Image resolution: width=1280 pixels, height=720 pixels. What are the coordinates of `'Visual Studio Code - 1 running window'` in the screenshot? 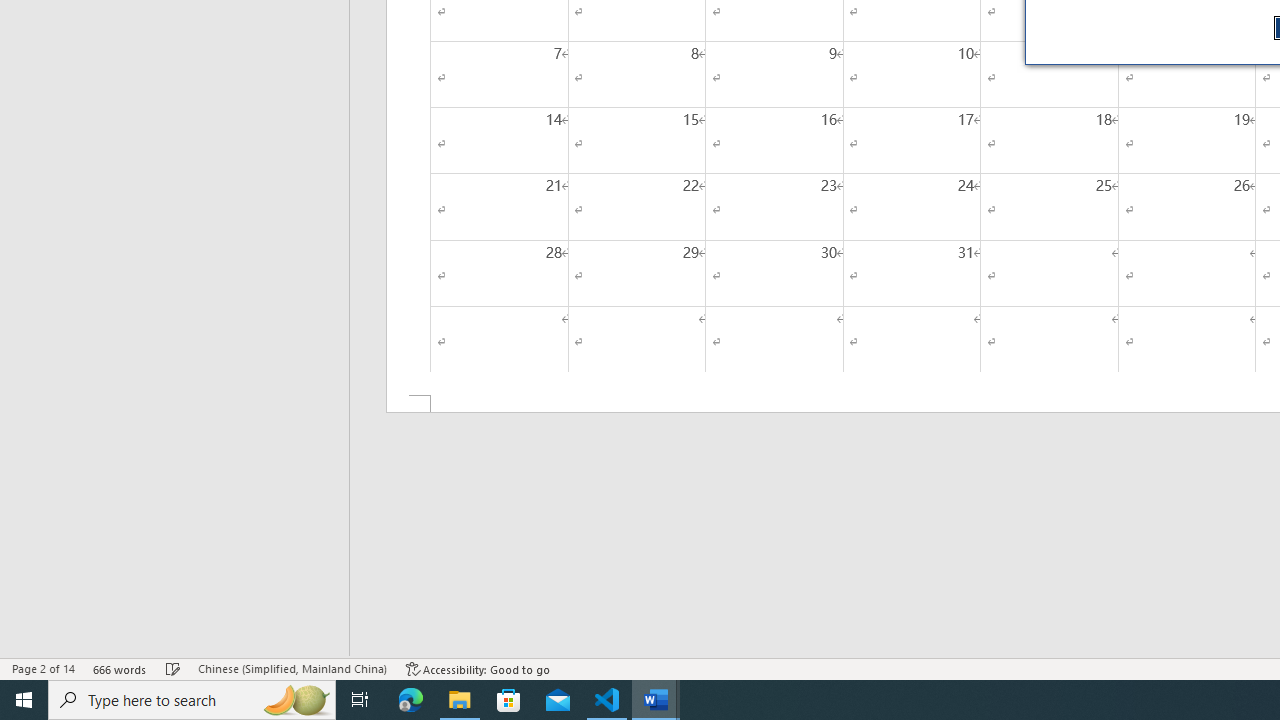 It's located at (606, 698).